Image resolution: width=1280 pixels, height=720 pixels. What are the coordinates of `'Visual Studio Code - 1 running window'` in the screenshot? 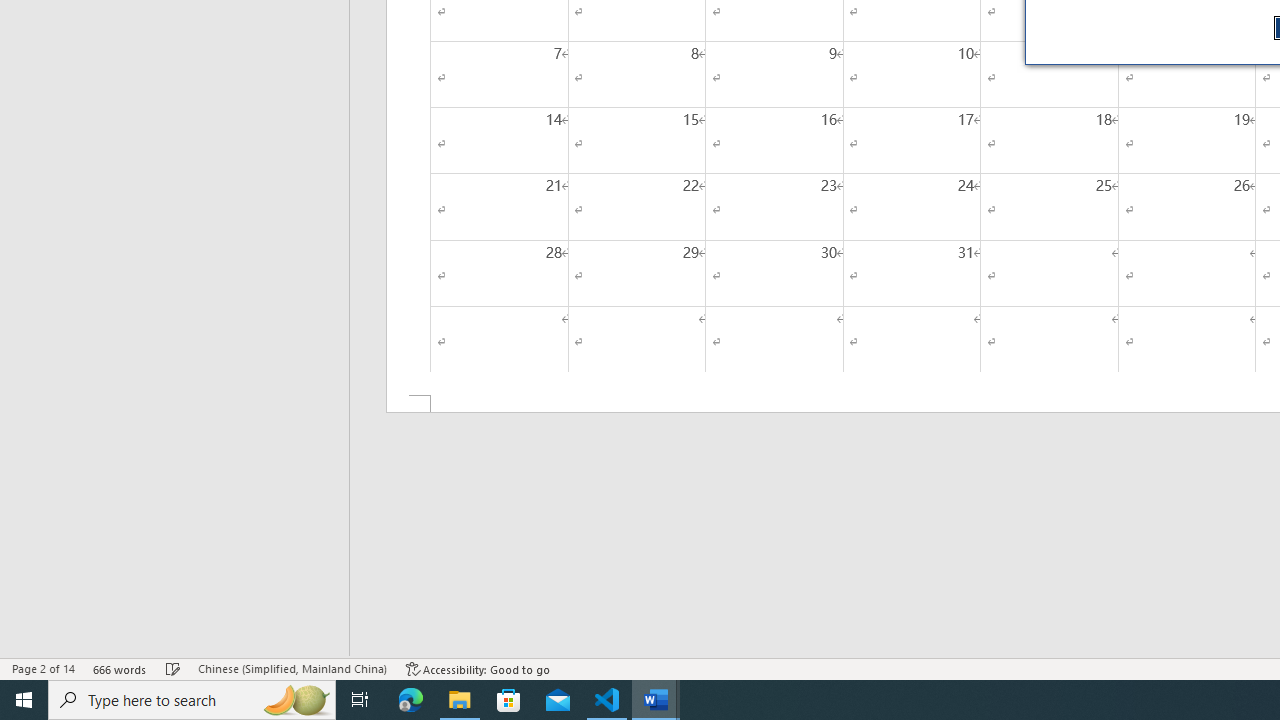 It's located at (606, 698).